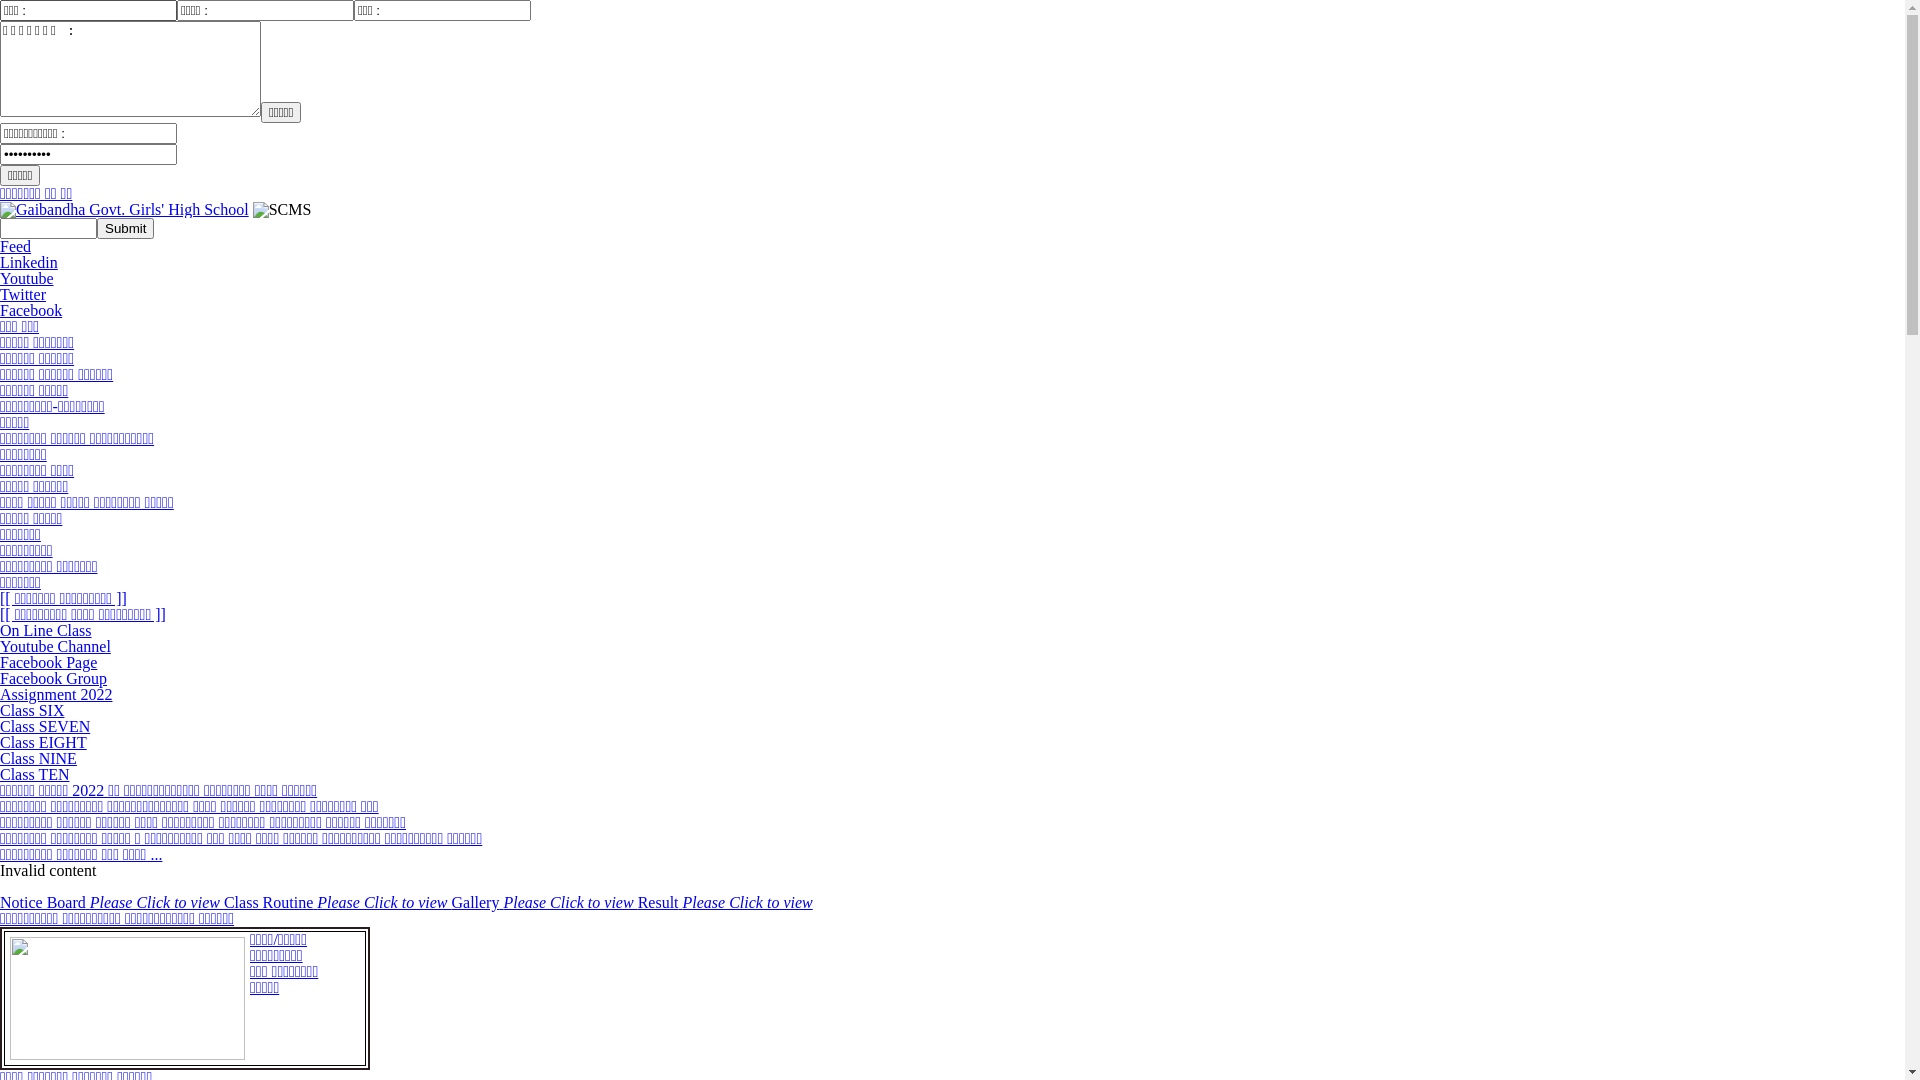  What do you see at coordinates (15, 245) in the screenshot?
I see `'Feed'` at bounding box center [15, 245].